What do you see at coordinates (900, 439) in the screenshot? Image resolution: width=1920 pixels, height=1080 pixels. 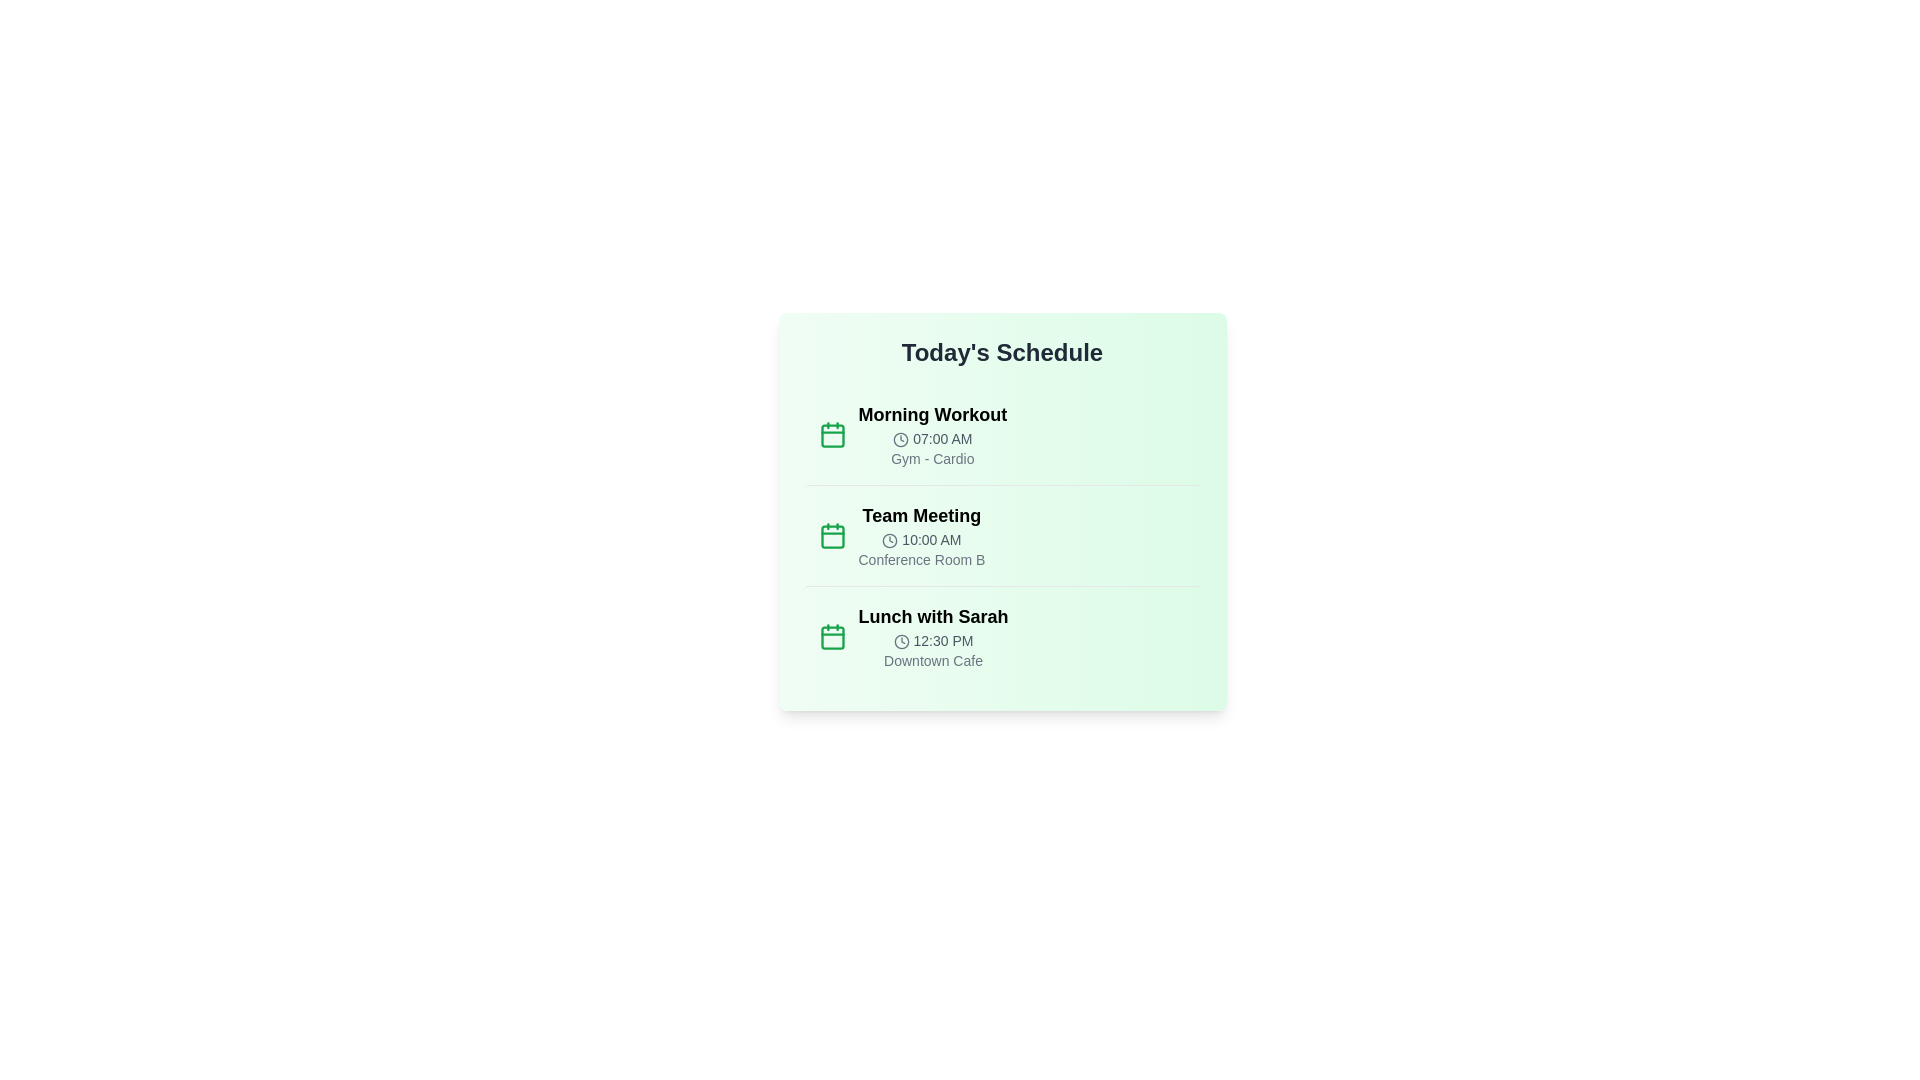 I see `the clock icon for the Morning Workout event` at bounding box center [900, 439].